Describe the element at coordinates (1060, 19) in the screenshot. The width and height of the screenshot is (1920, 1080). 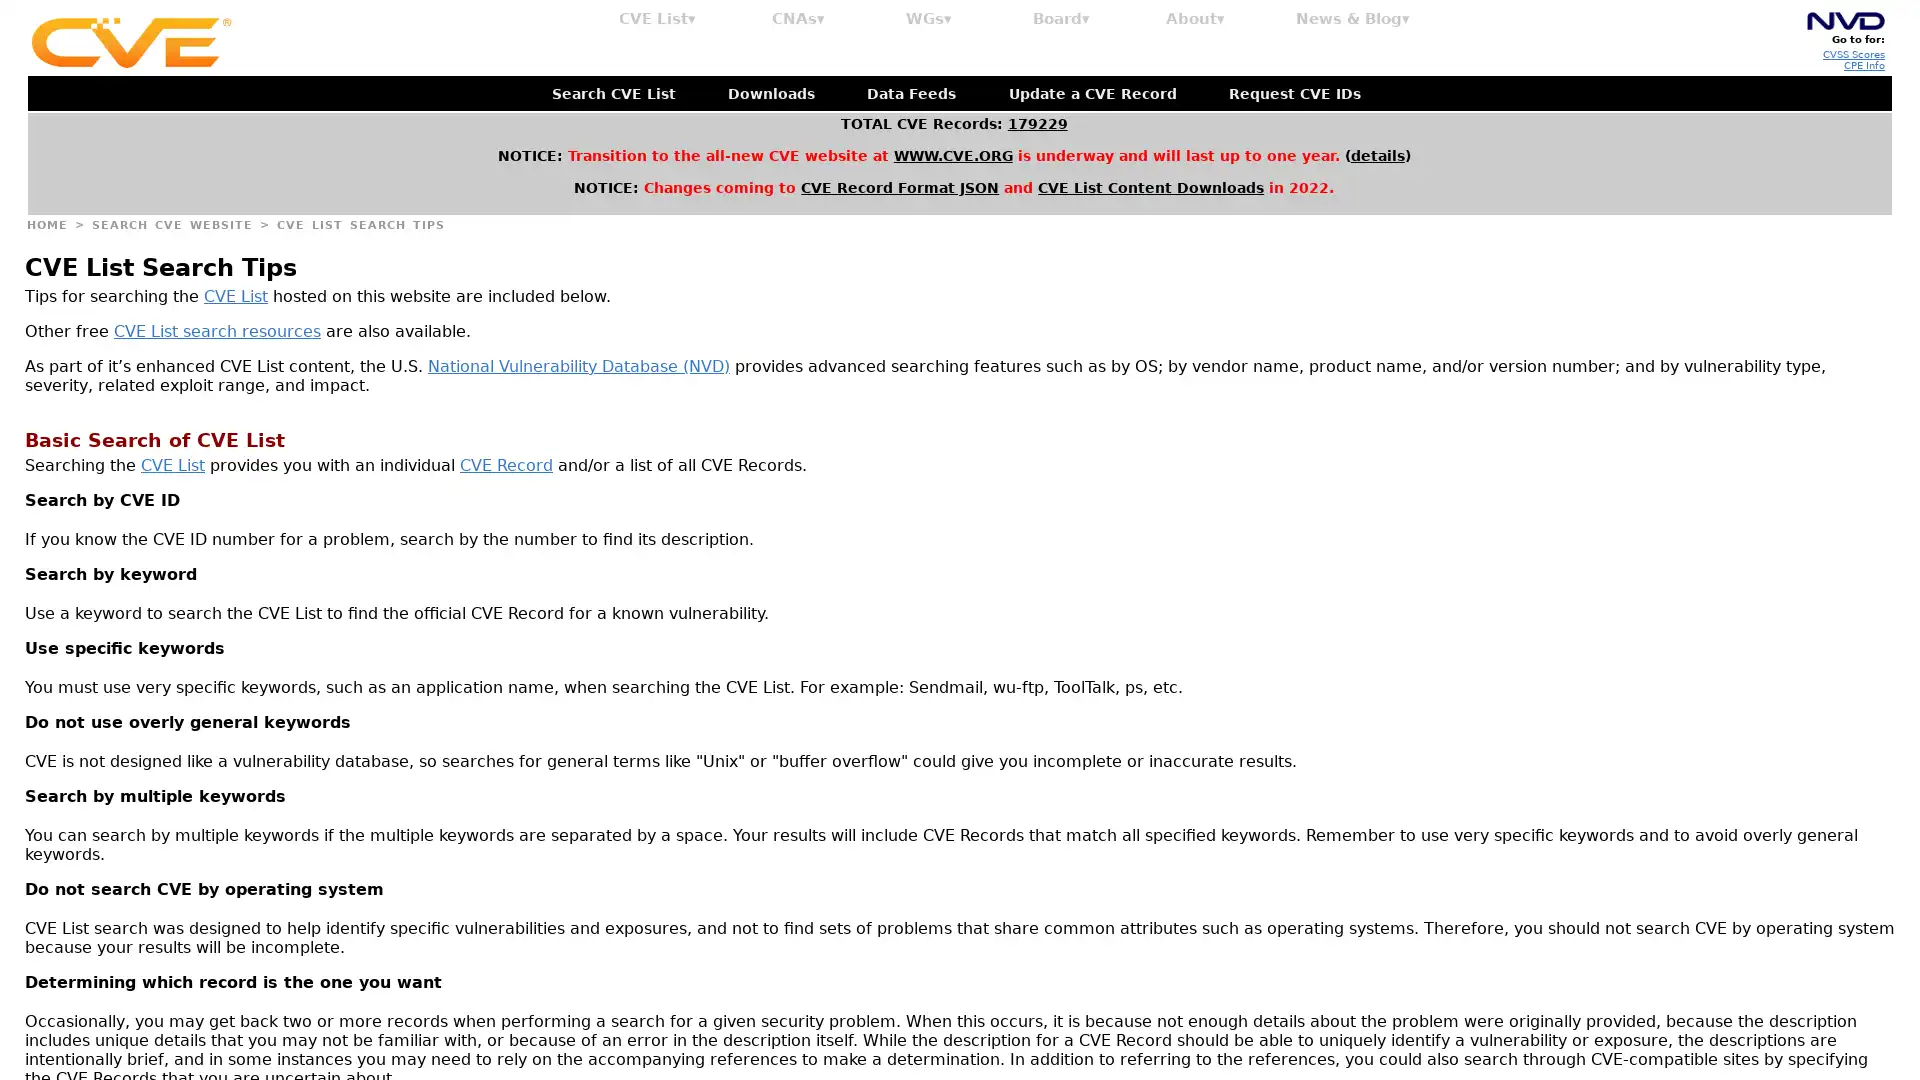
I see `Board` at that location.